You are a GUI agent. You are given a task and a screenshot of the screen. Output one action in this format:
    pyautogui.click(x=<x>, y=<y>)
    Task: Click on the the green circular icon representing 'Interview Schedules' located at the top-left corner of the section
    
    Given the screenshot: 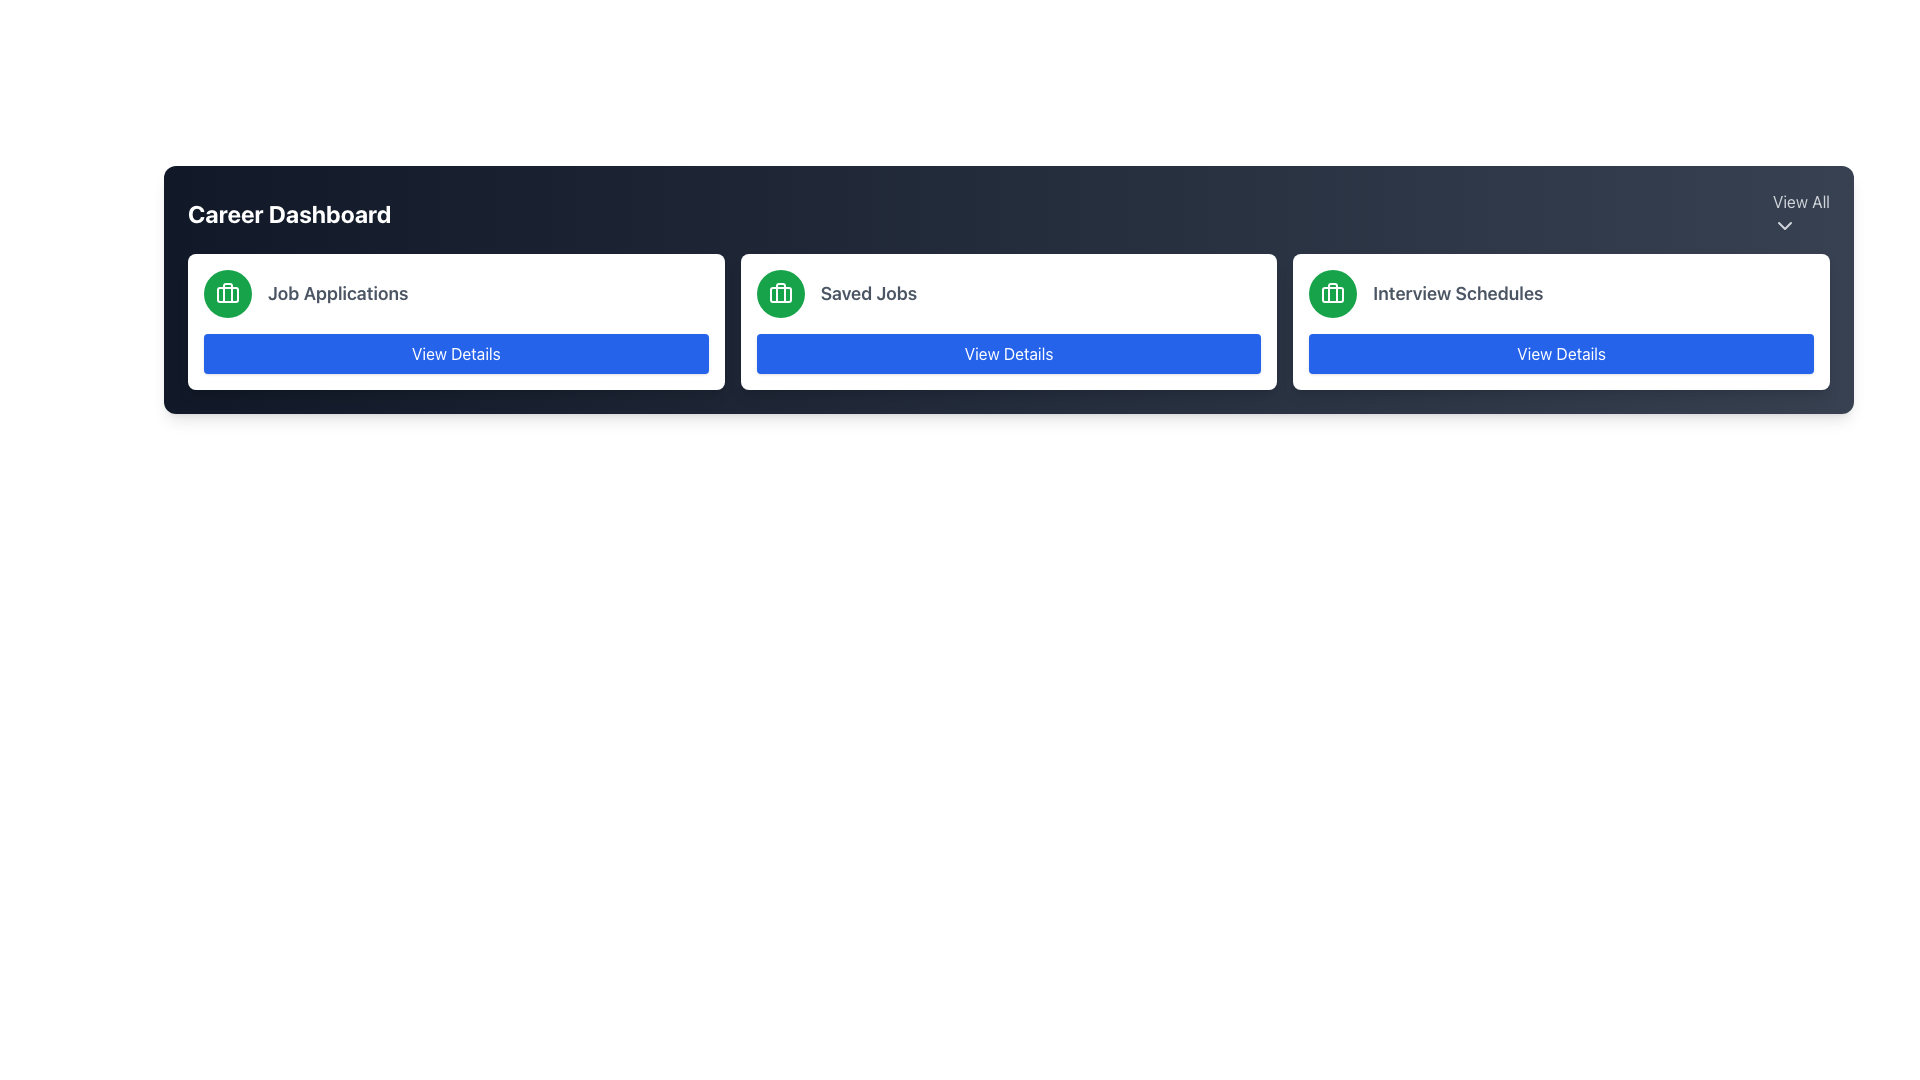 What is the action you would take?
    pyautogui.click(x=1333, y=293)
    